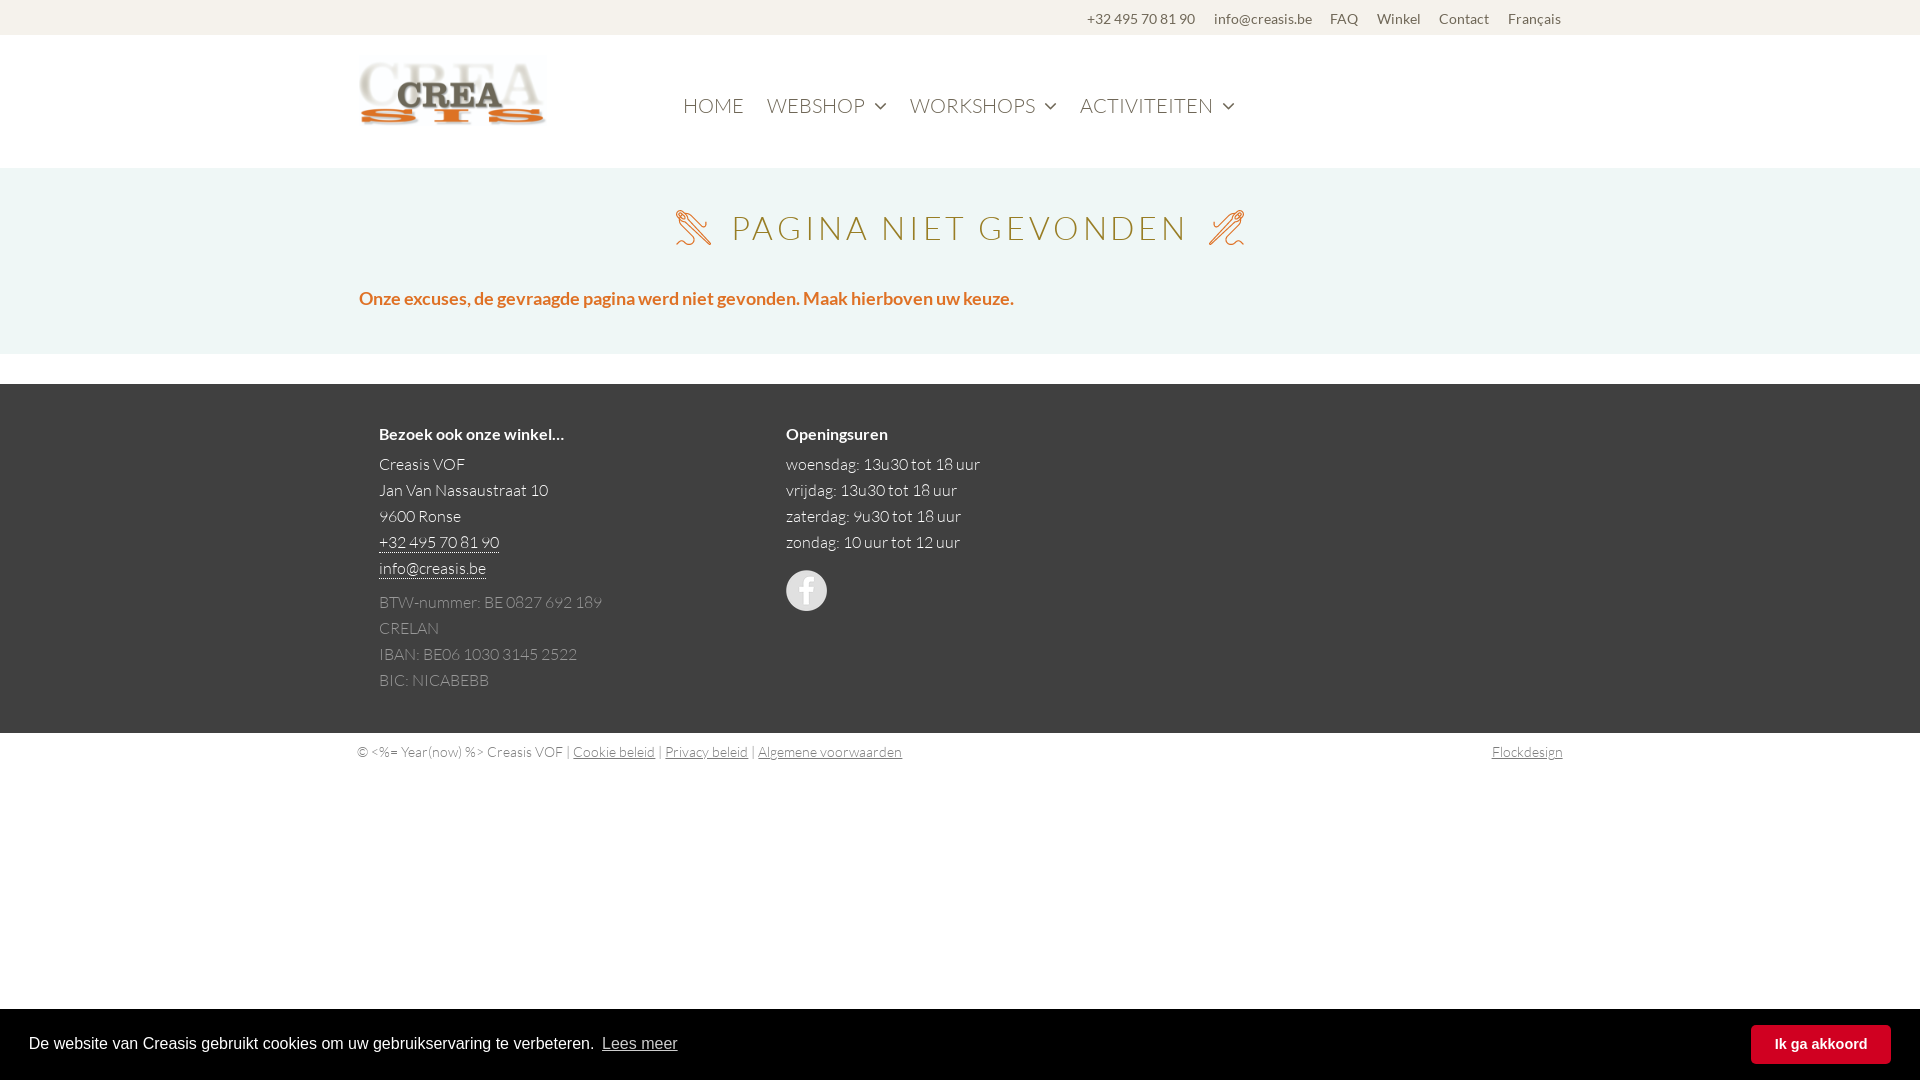  I want to click on 'Lees meer', so click(638, 1043).